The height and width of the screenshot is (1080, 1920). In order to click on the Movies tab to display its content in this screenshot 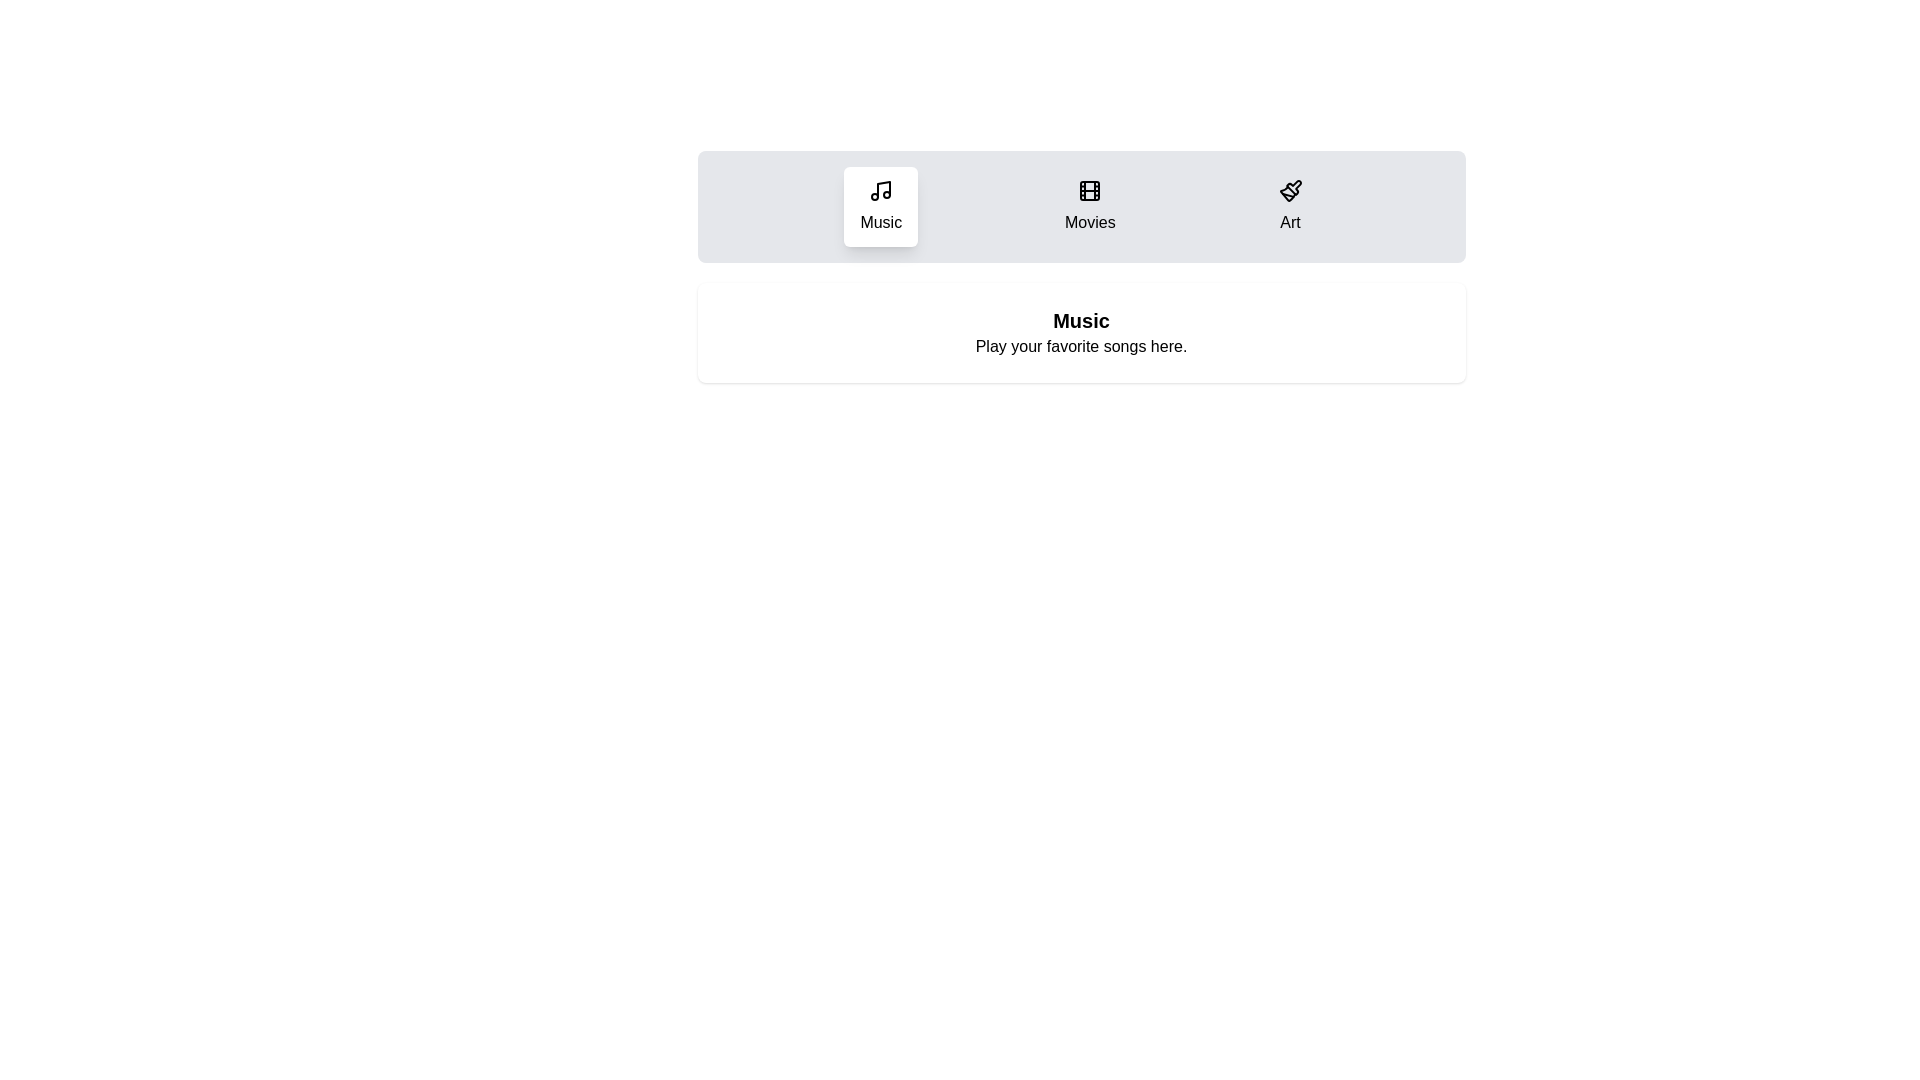, I will do `click(1088, 207)`.